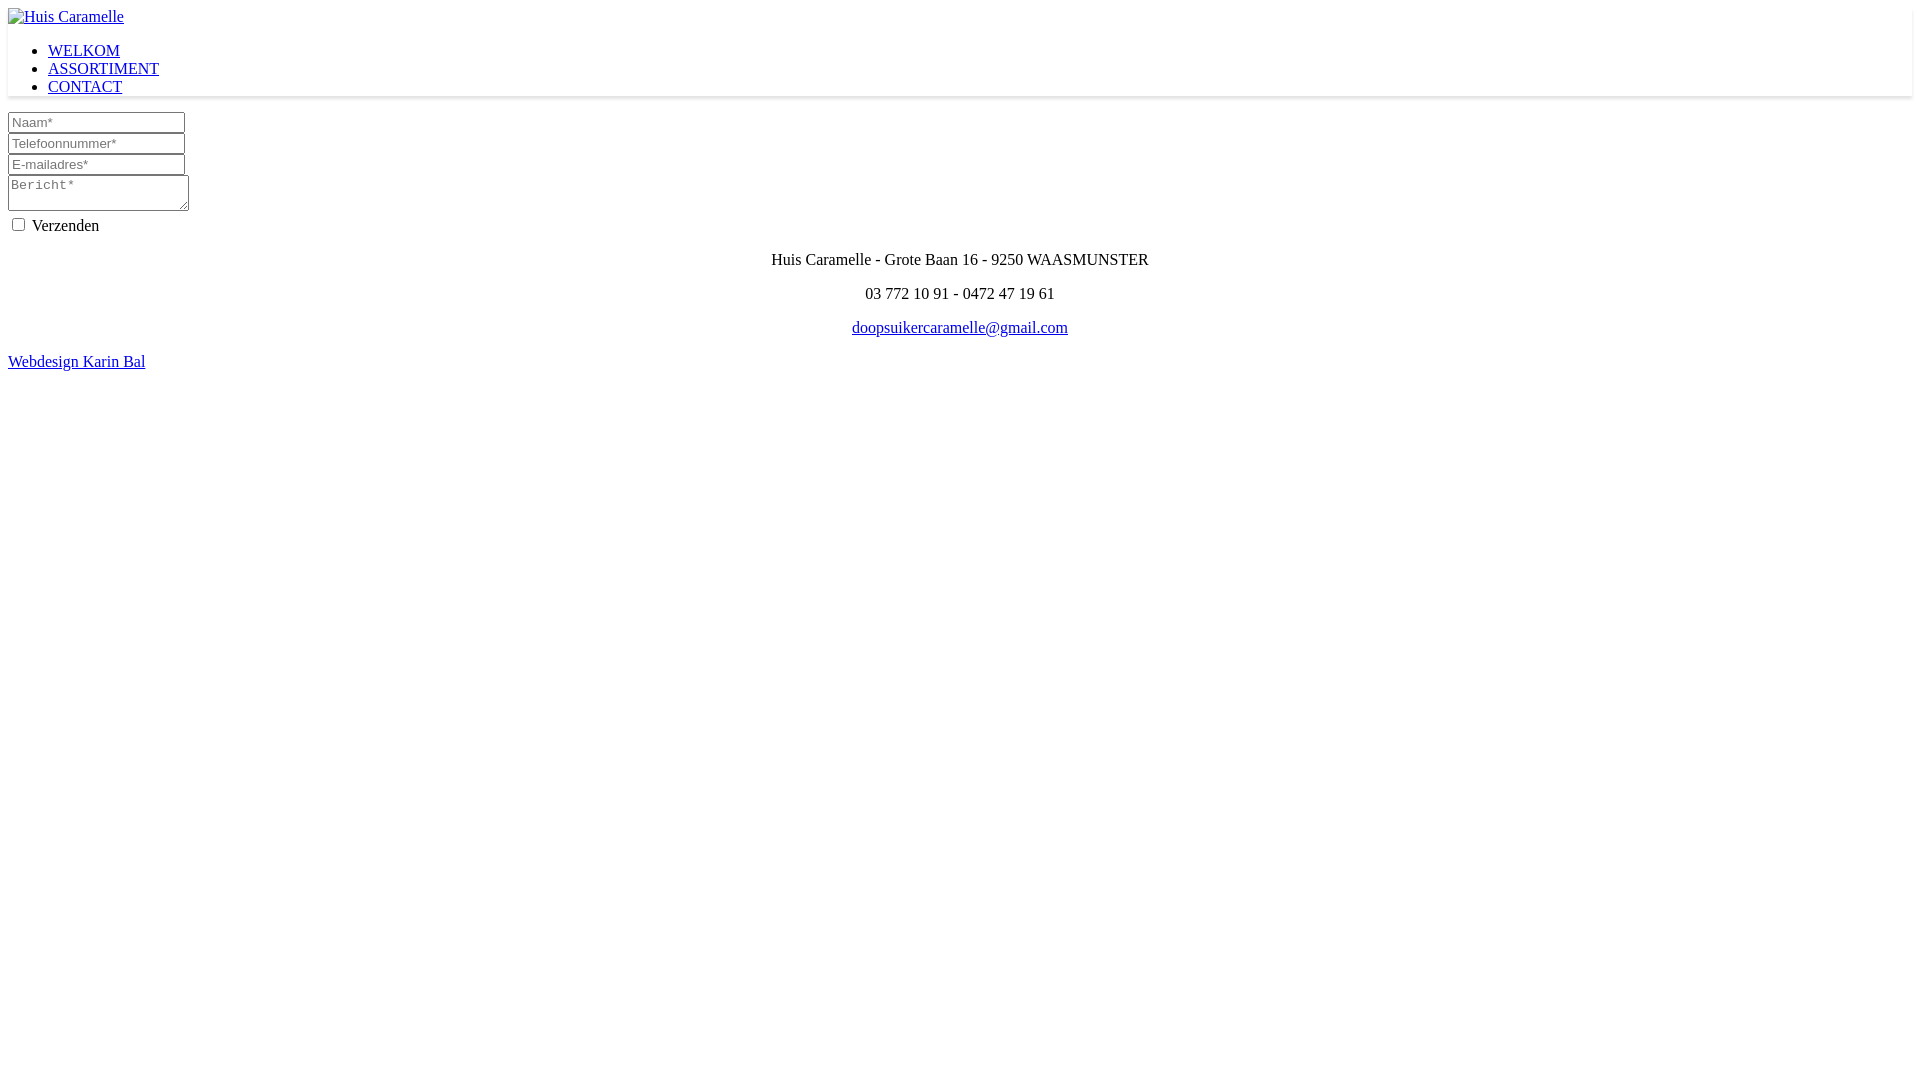  Describe the element at coordinates (48, 49) in the screenshot. I see `'WELKOM'` at that location.